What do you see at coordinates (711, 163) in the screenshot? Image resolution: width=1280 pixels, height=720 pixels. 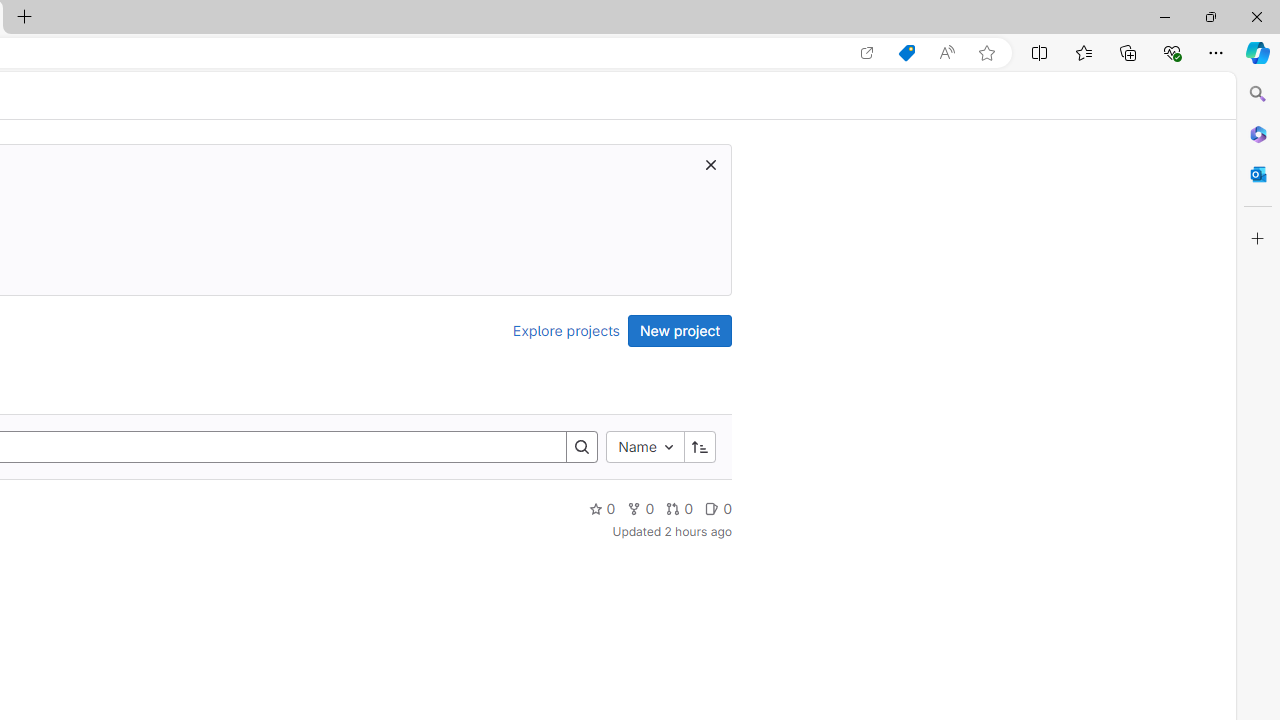 I see `'Class: s16 gl-icon gl-button-icon '` at bounding box center [711, 163].